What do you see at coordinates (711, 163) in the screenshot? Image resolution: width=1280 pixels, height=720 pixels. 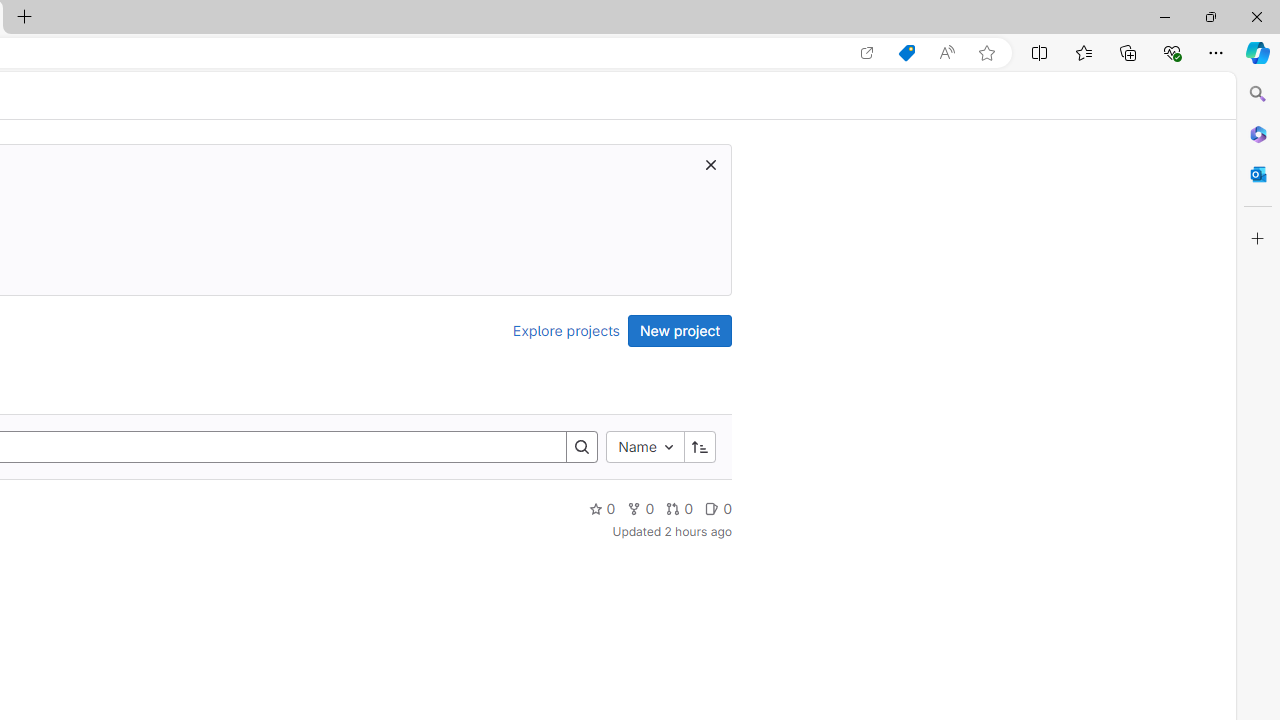 I see `'Class: s16 gl-icon gl-button-icon '` at bounding box center [711, 163].